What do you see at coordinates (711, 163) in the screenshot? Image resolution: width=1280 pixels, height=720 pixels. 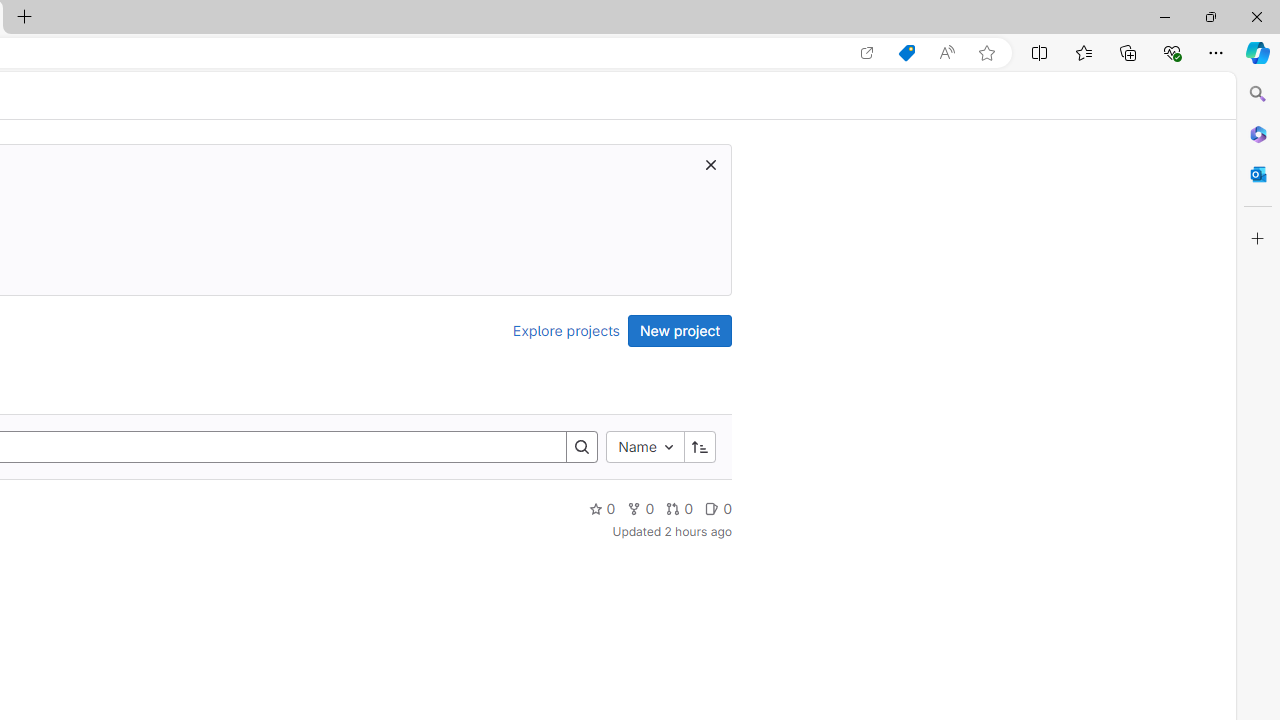 I see `'Class: s16 gl-icon gl-button-icon '` at bounding box center [711, 163].